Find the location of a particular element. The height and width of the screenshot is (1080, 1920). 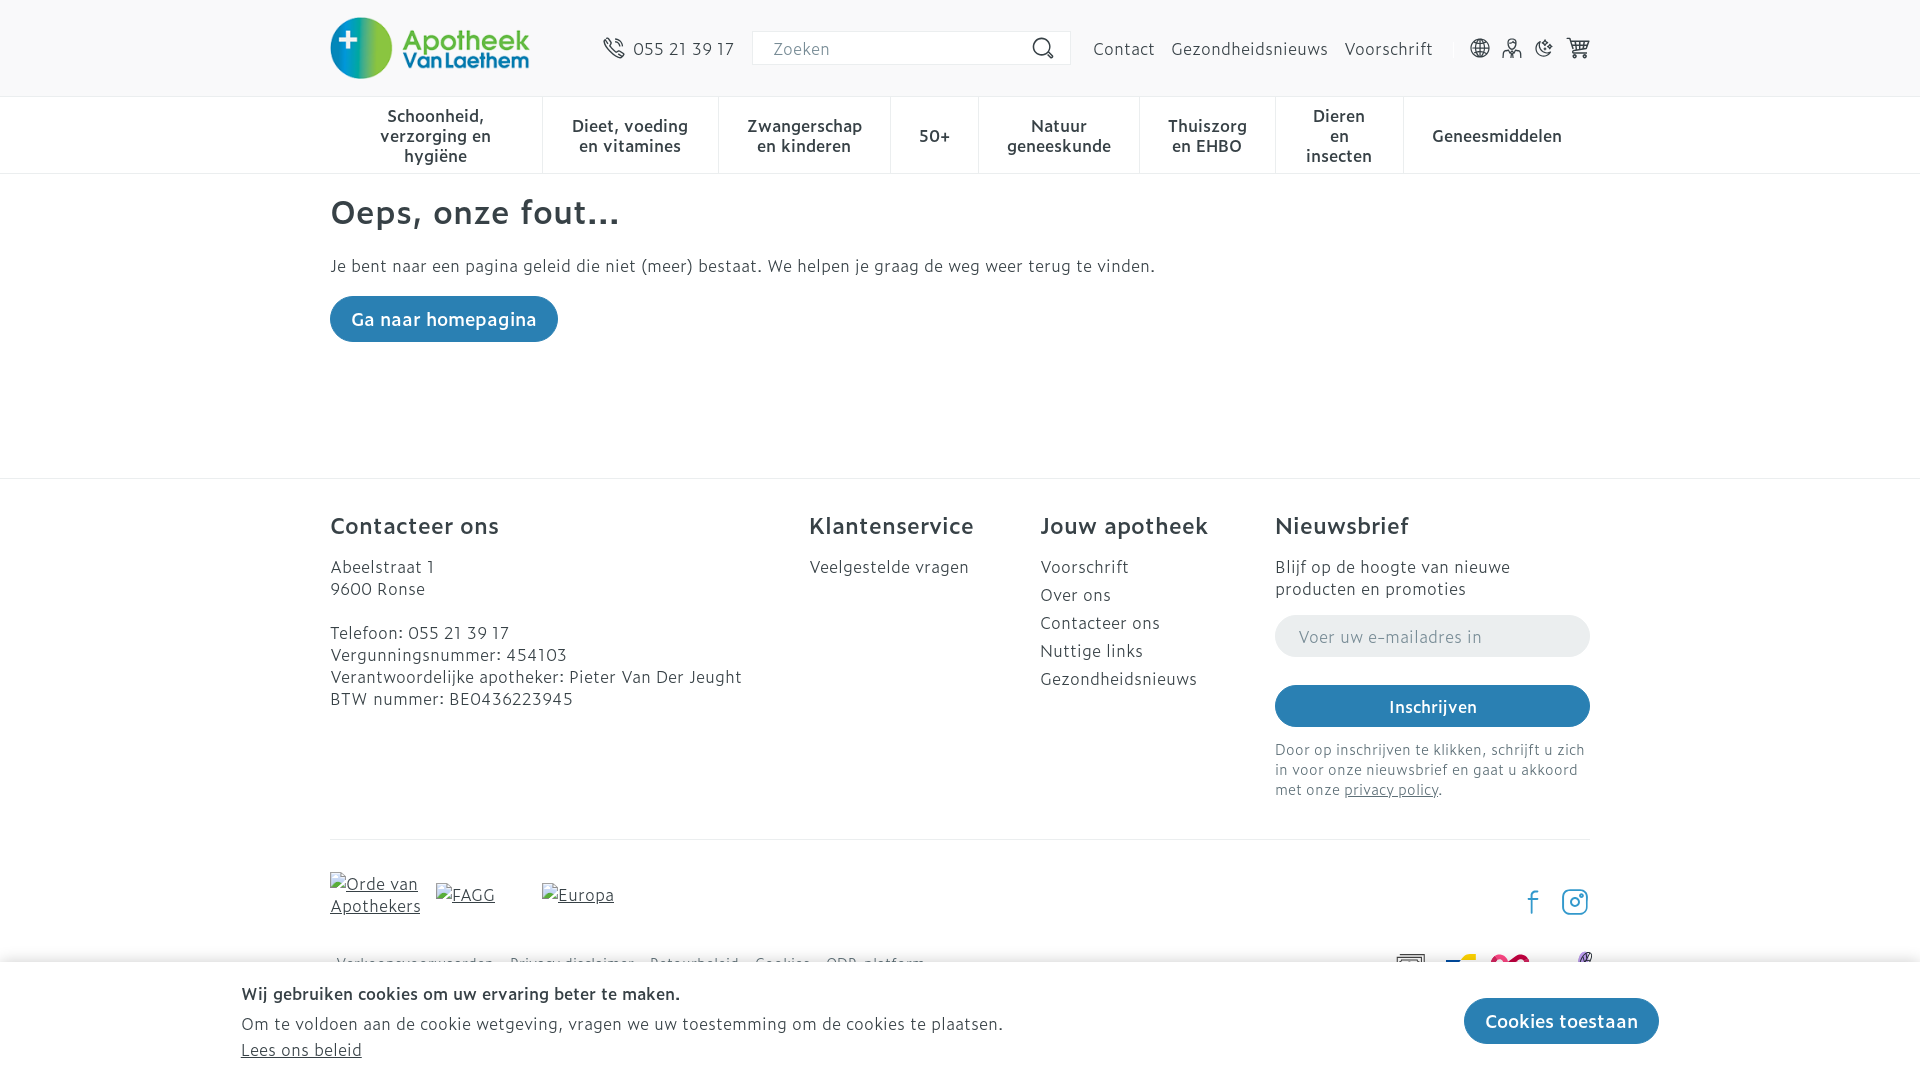

'50+' is located at coordinates (933, 132).